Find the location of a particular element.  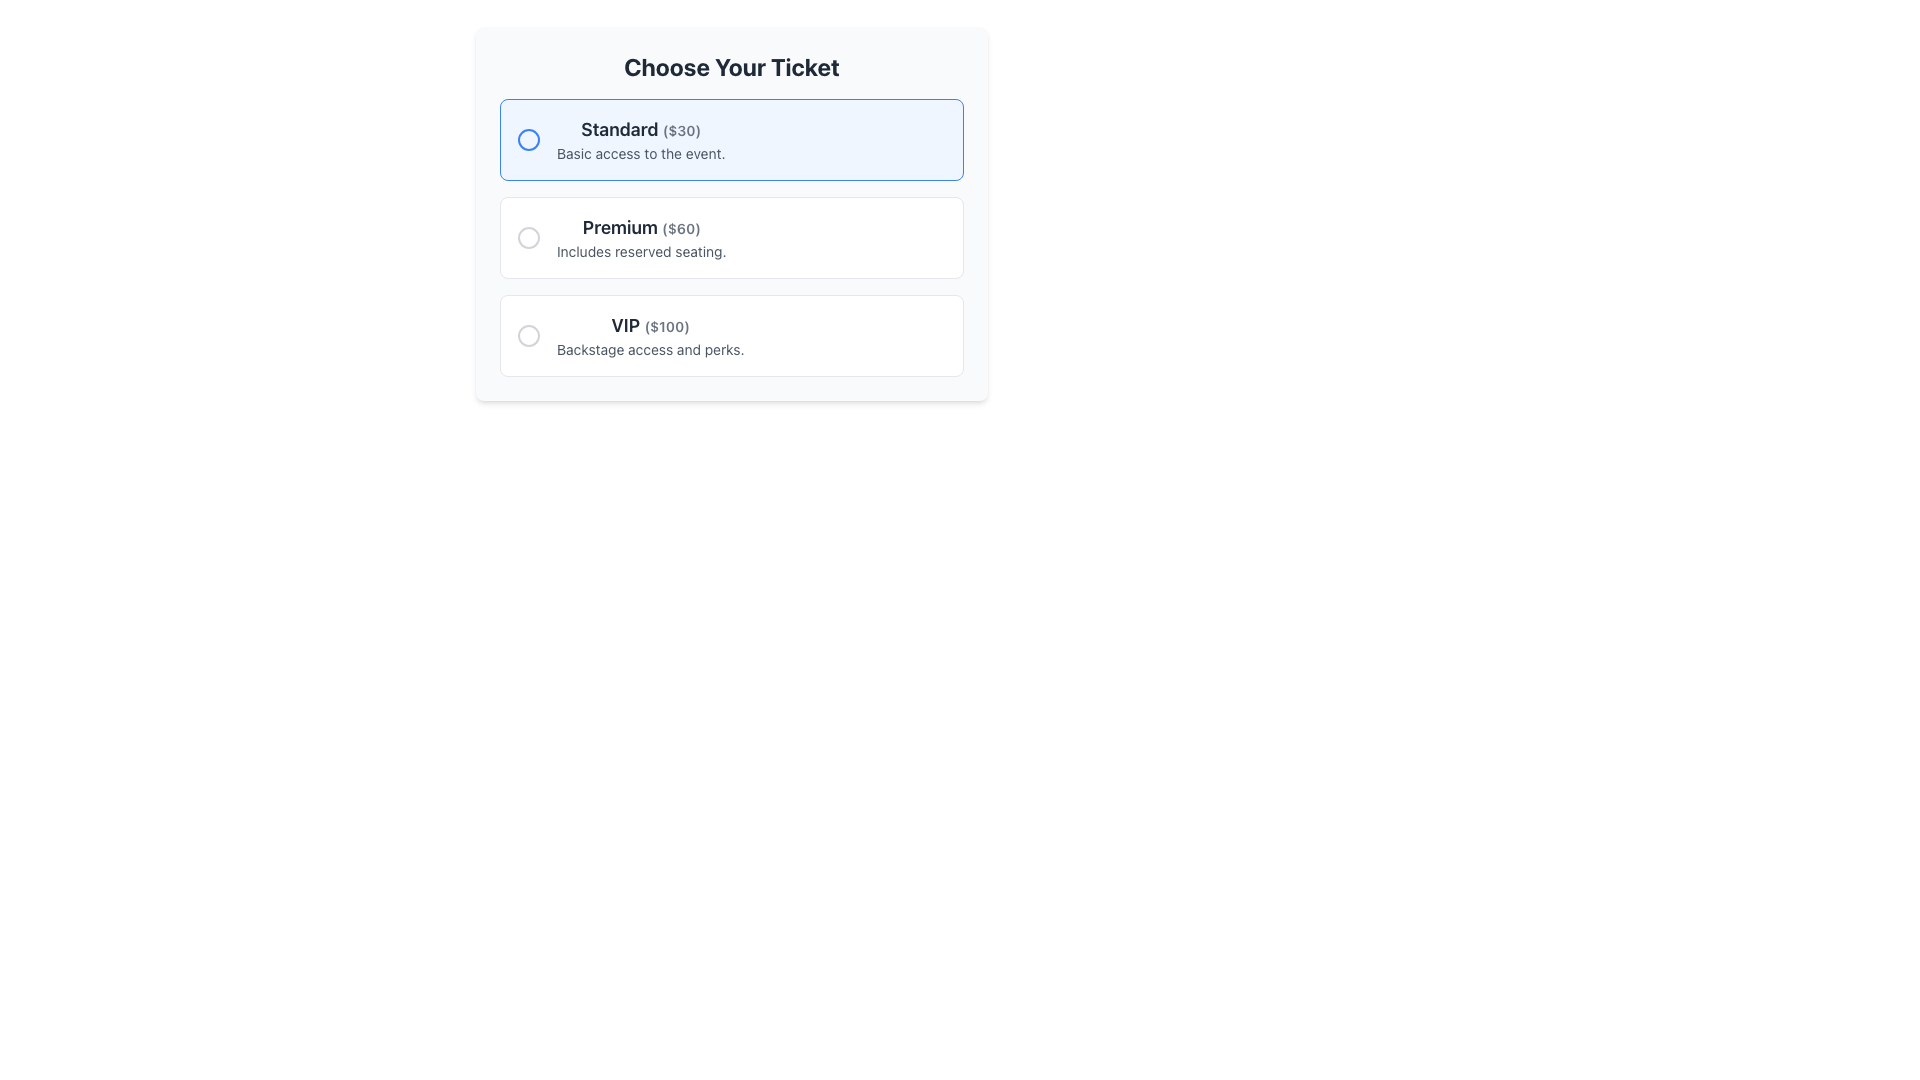

information provided in the 'Standard' ticket option text label, which includes its cost of $30 and the description 'Basic access to the event.' is located at coordinates (641, 138).